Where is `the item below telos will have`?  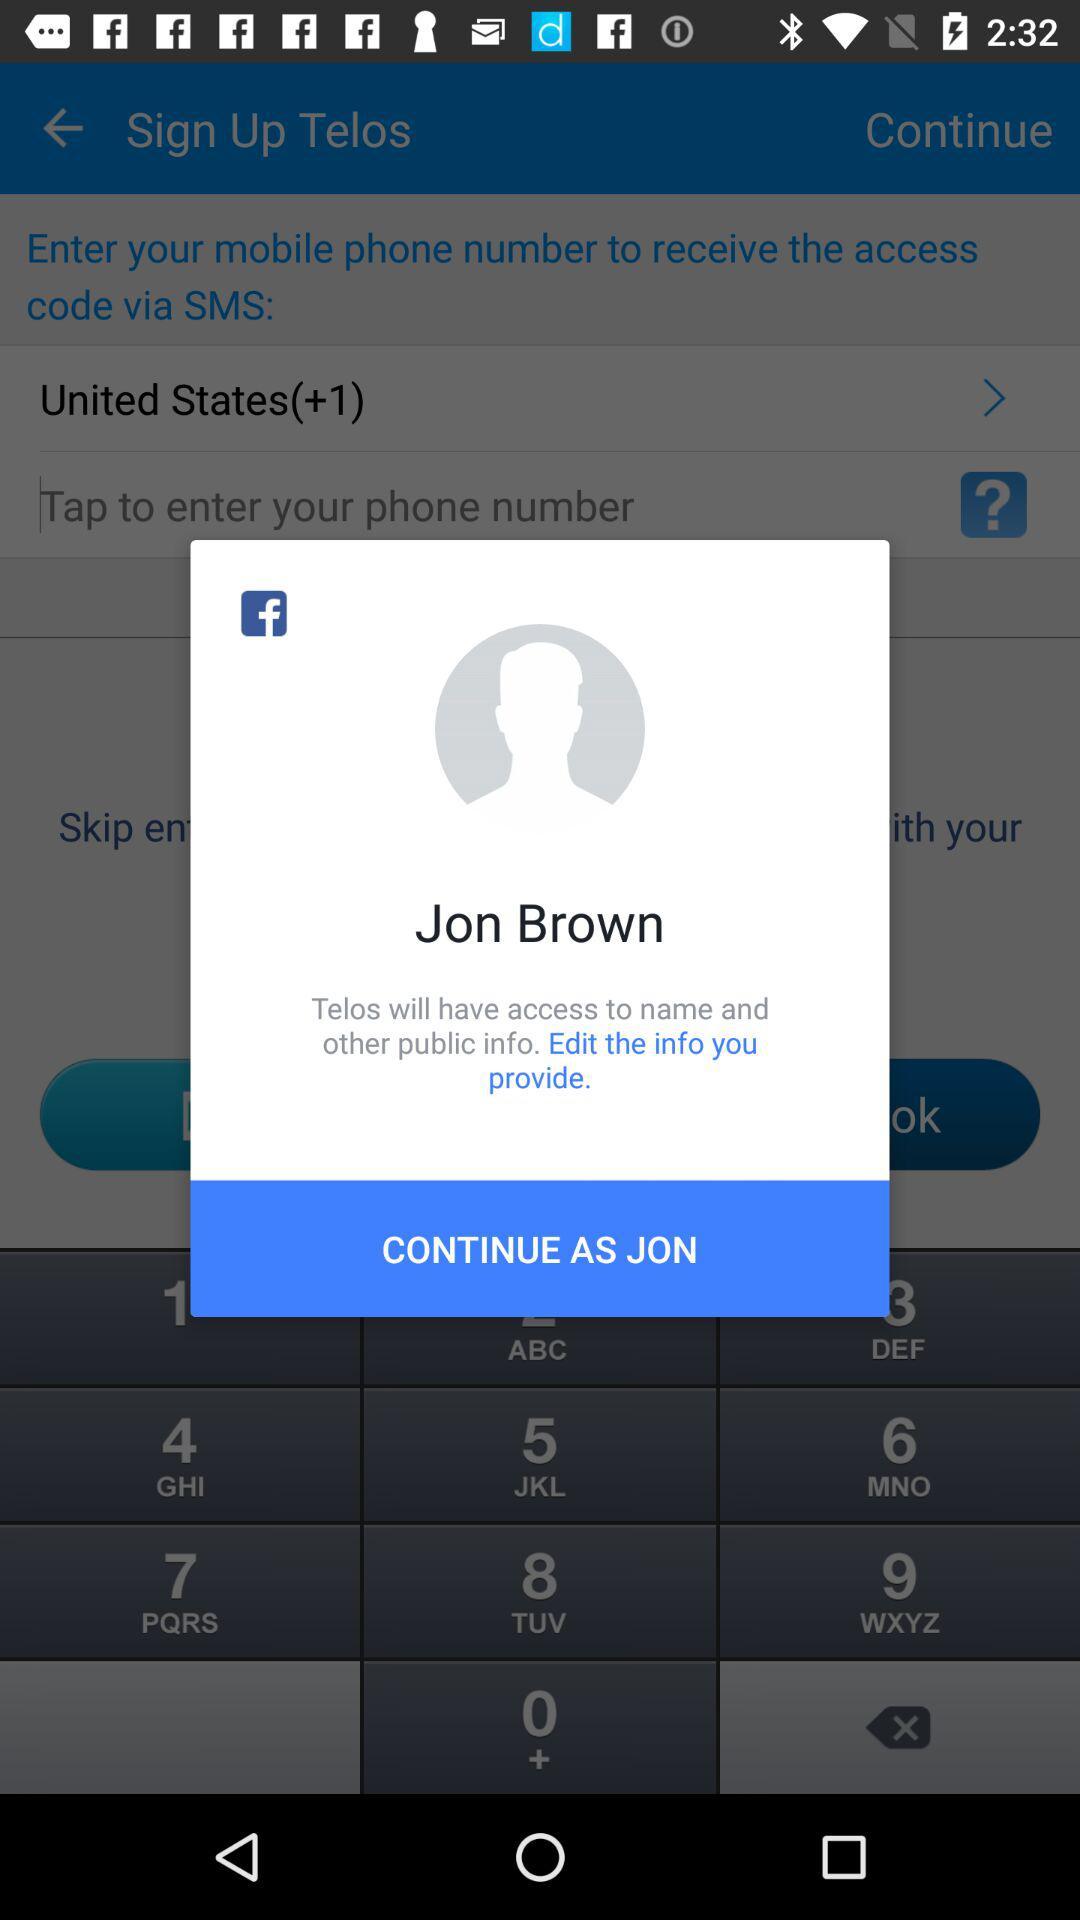
the item below telos will have is located at coordinates (540, 1247).